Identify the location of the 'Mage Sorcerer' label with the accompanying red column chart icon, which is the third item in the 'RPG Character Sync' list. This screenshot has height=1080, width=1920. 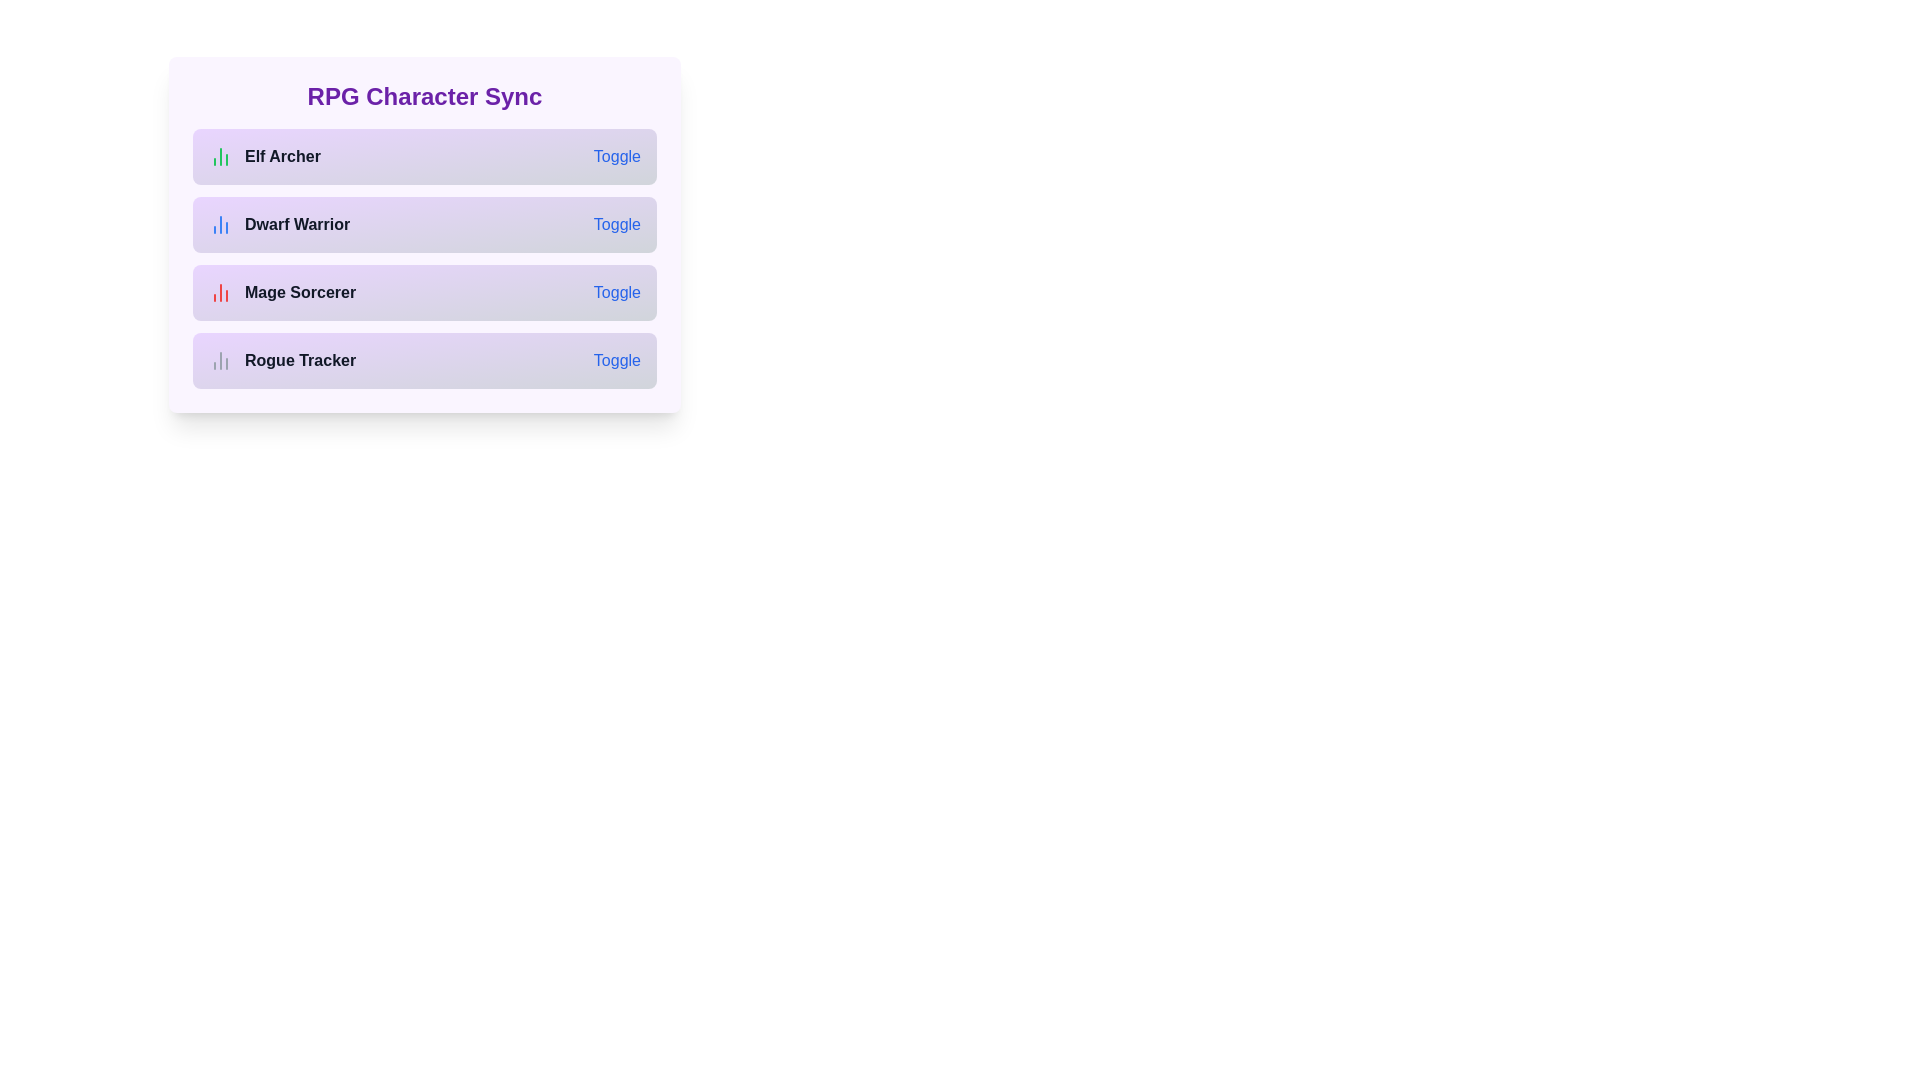
(281, 293).